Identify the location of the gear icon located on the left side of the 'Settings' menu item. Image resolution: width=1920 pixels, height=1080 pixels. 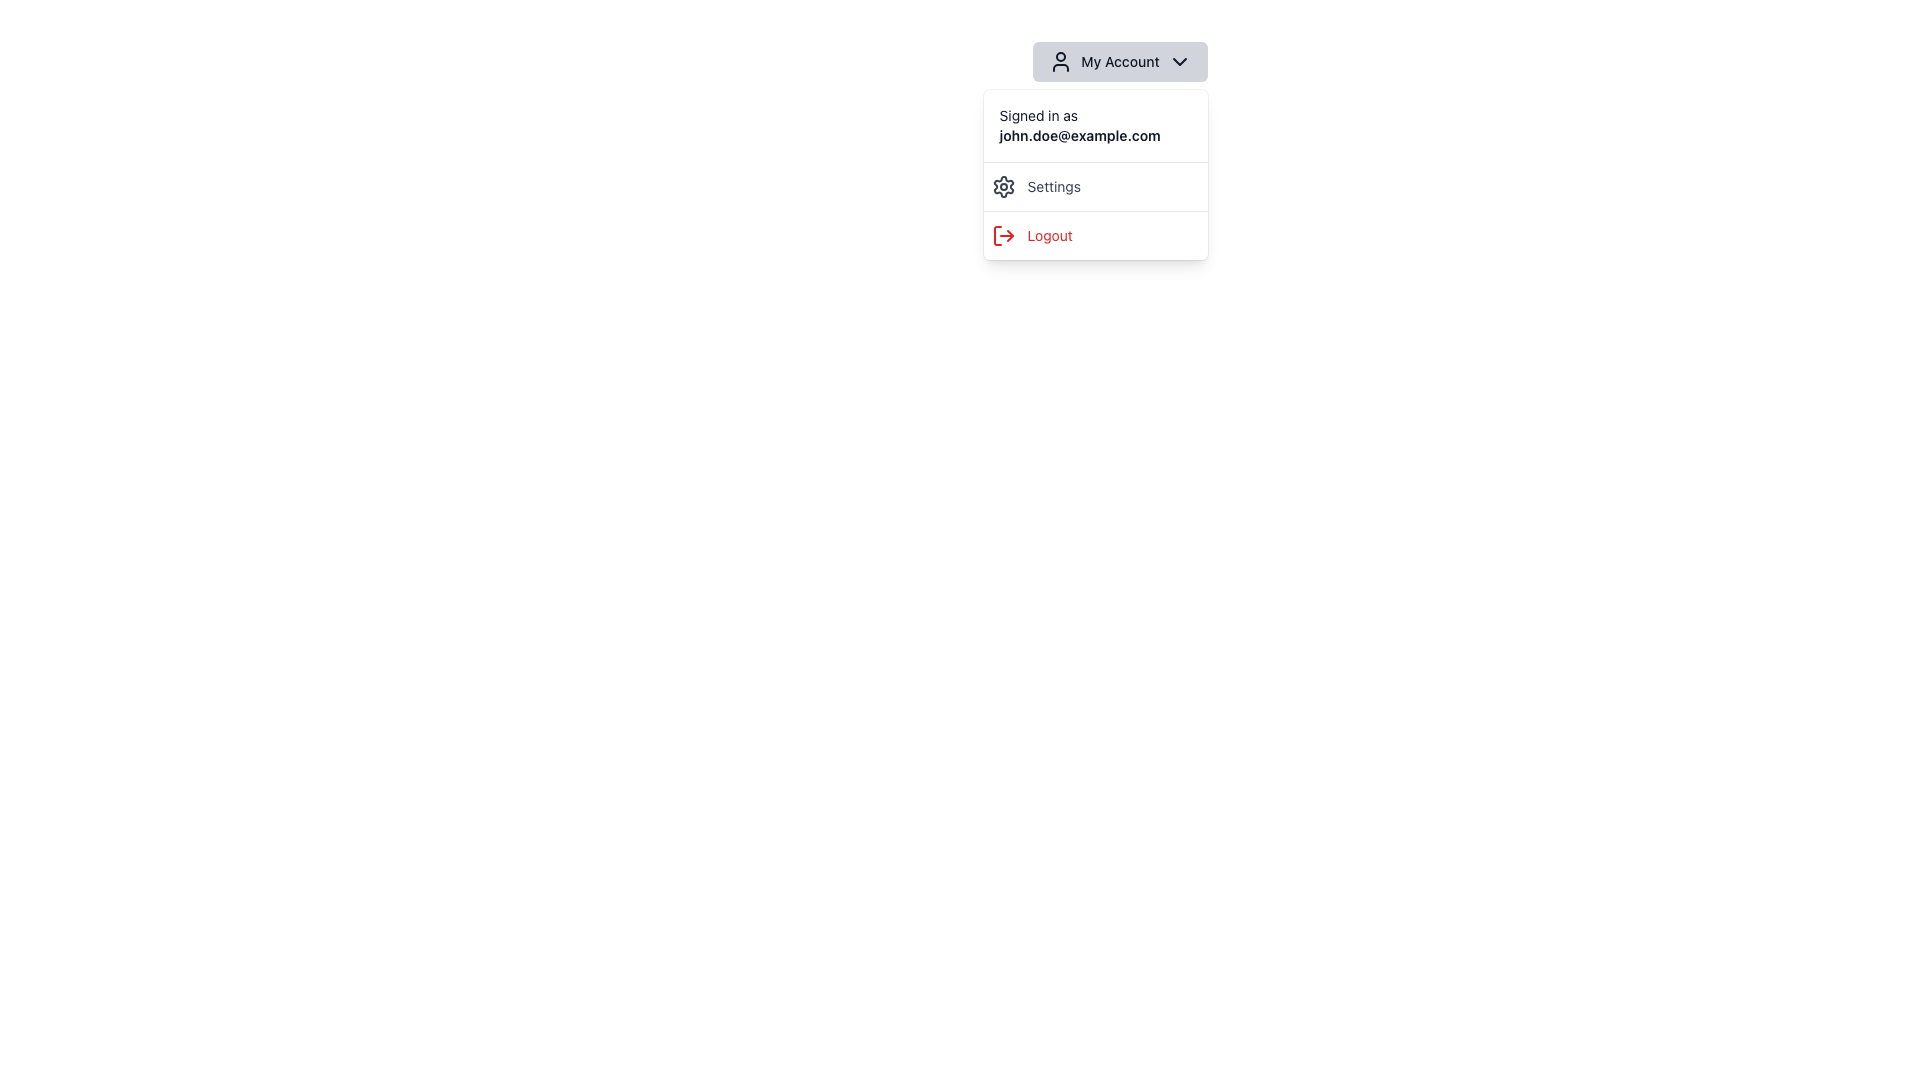
(1003, 186).